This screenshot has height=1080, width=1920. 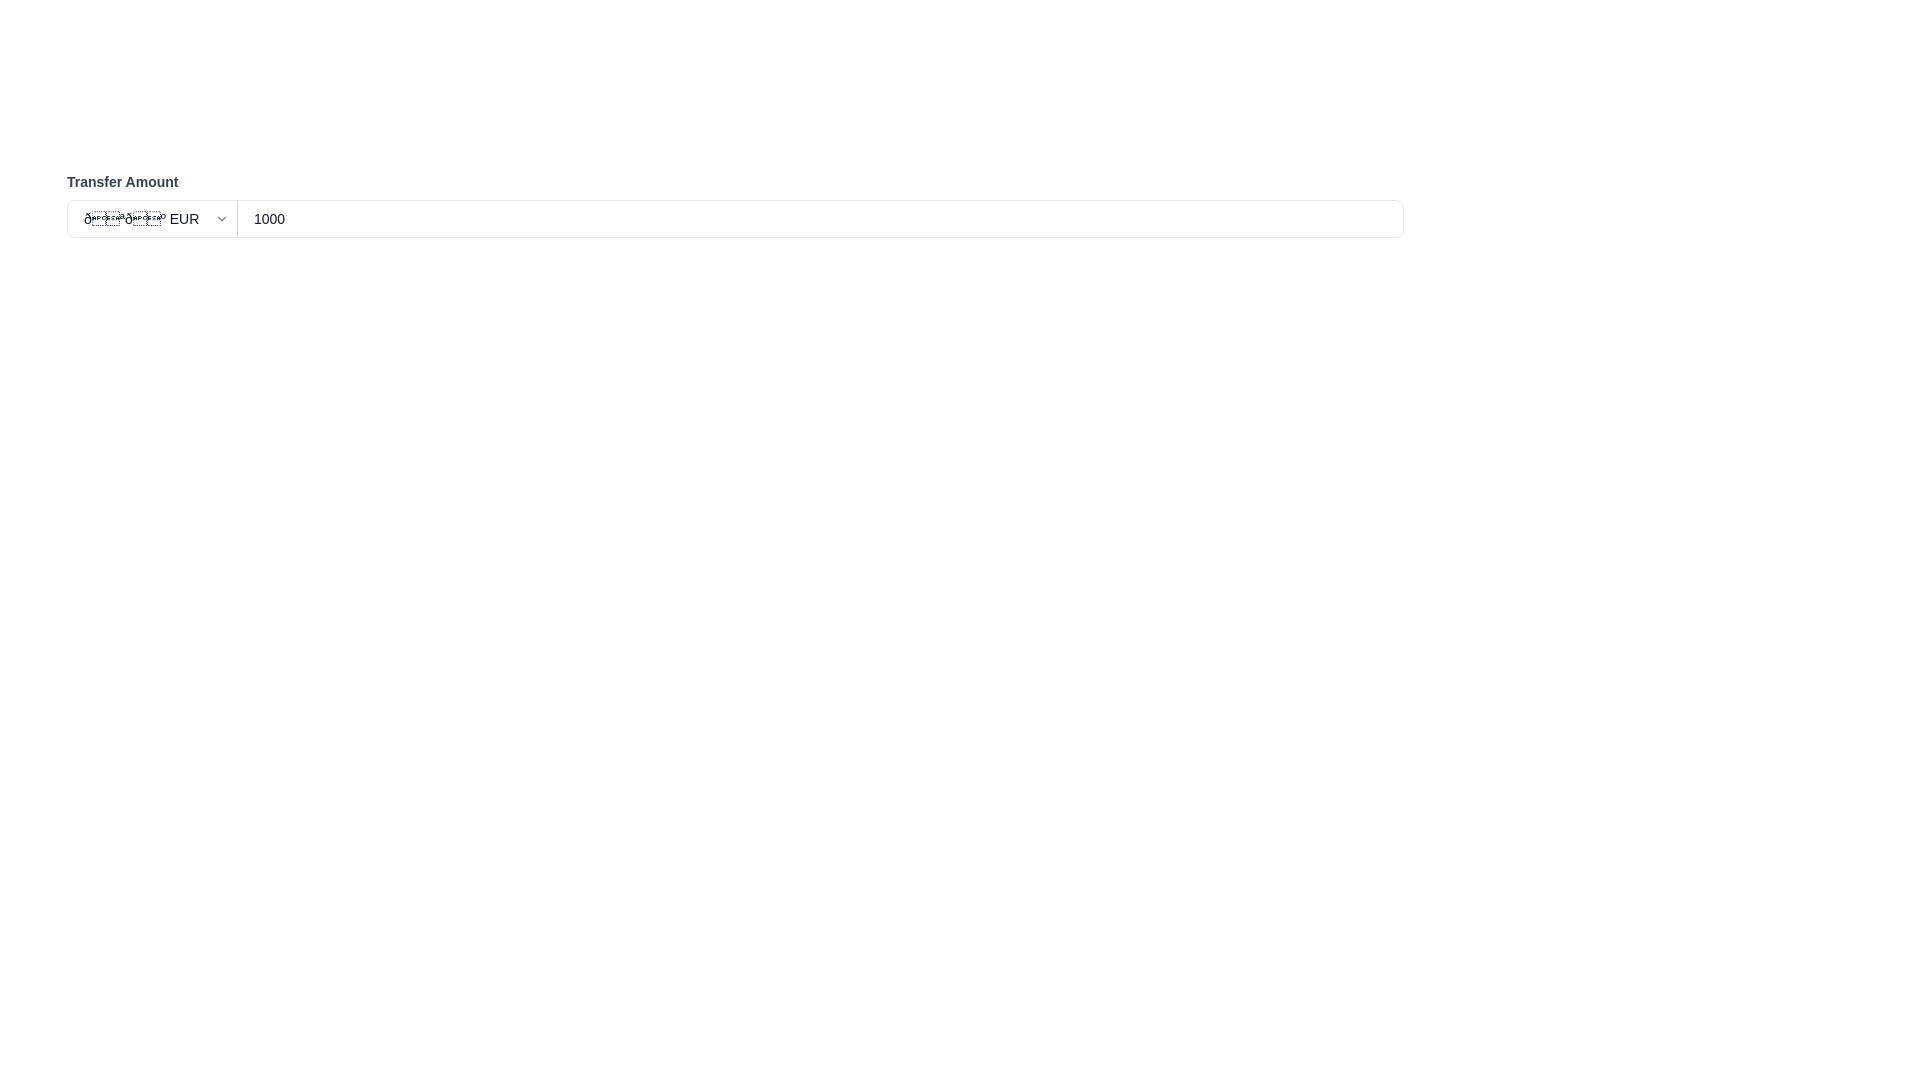 What do you see at coordinates (151, 219) in the screenshot?
I see `the dropdown menu displaying various currency codes and flags, located to the left of the numeric input field and under the 'Transfer Amount' label` at bounding box center [151, 219].